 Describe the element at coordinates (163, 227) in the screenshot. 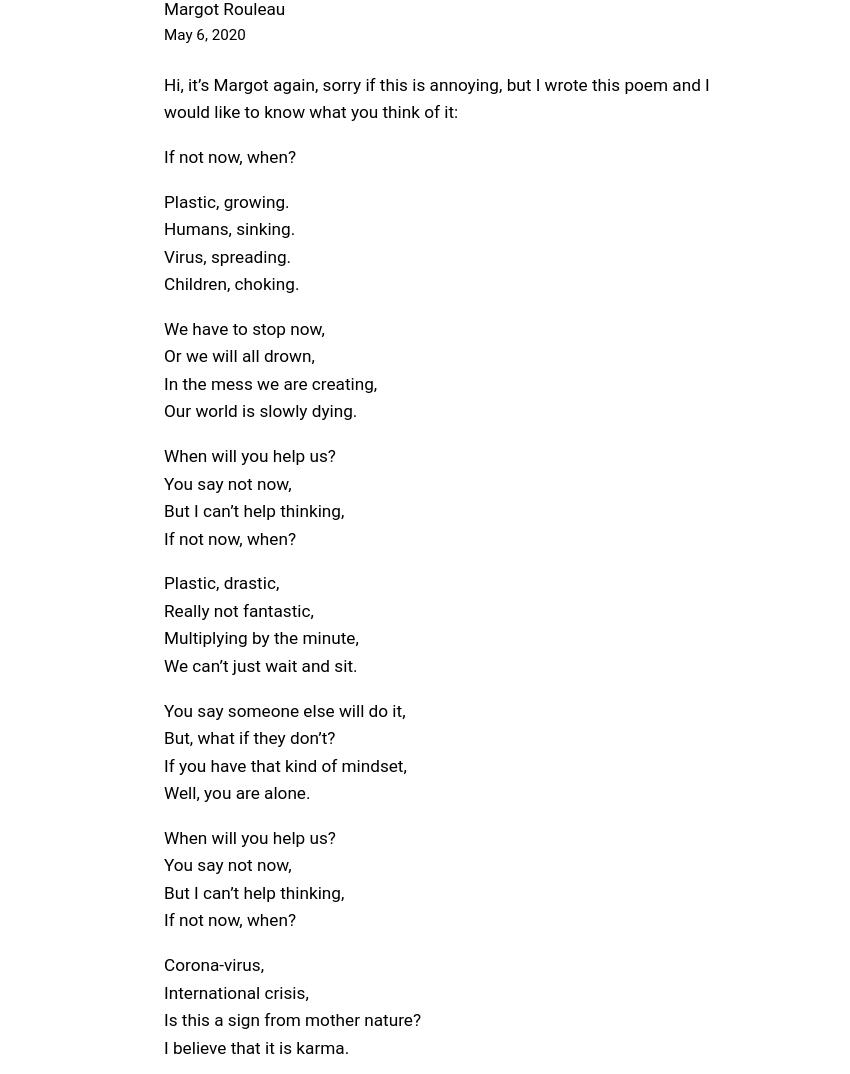

I see `'Humans, sinking.'` at that location.